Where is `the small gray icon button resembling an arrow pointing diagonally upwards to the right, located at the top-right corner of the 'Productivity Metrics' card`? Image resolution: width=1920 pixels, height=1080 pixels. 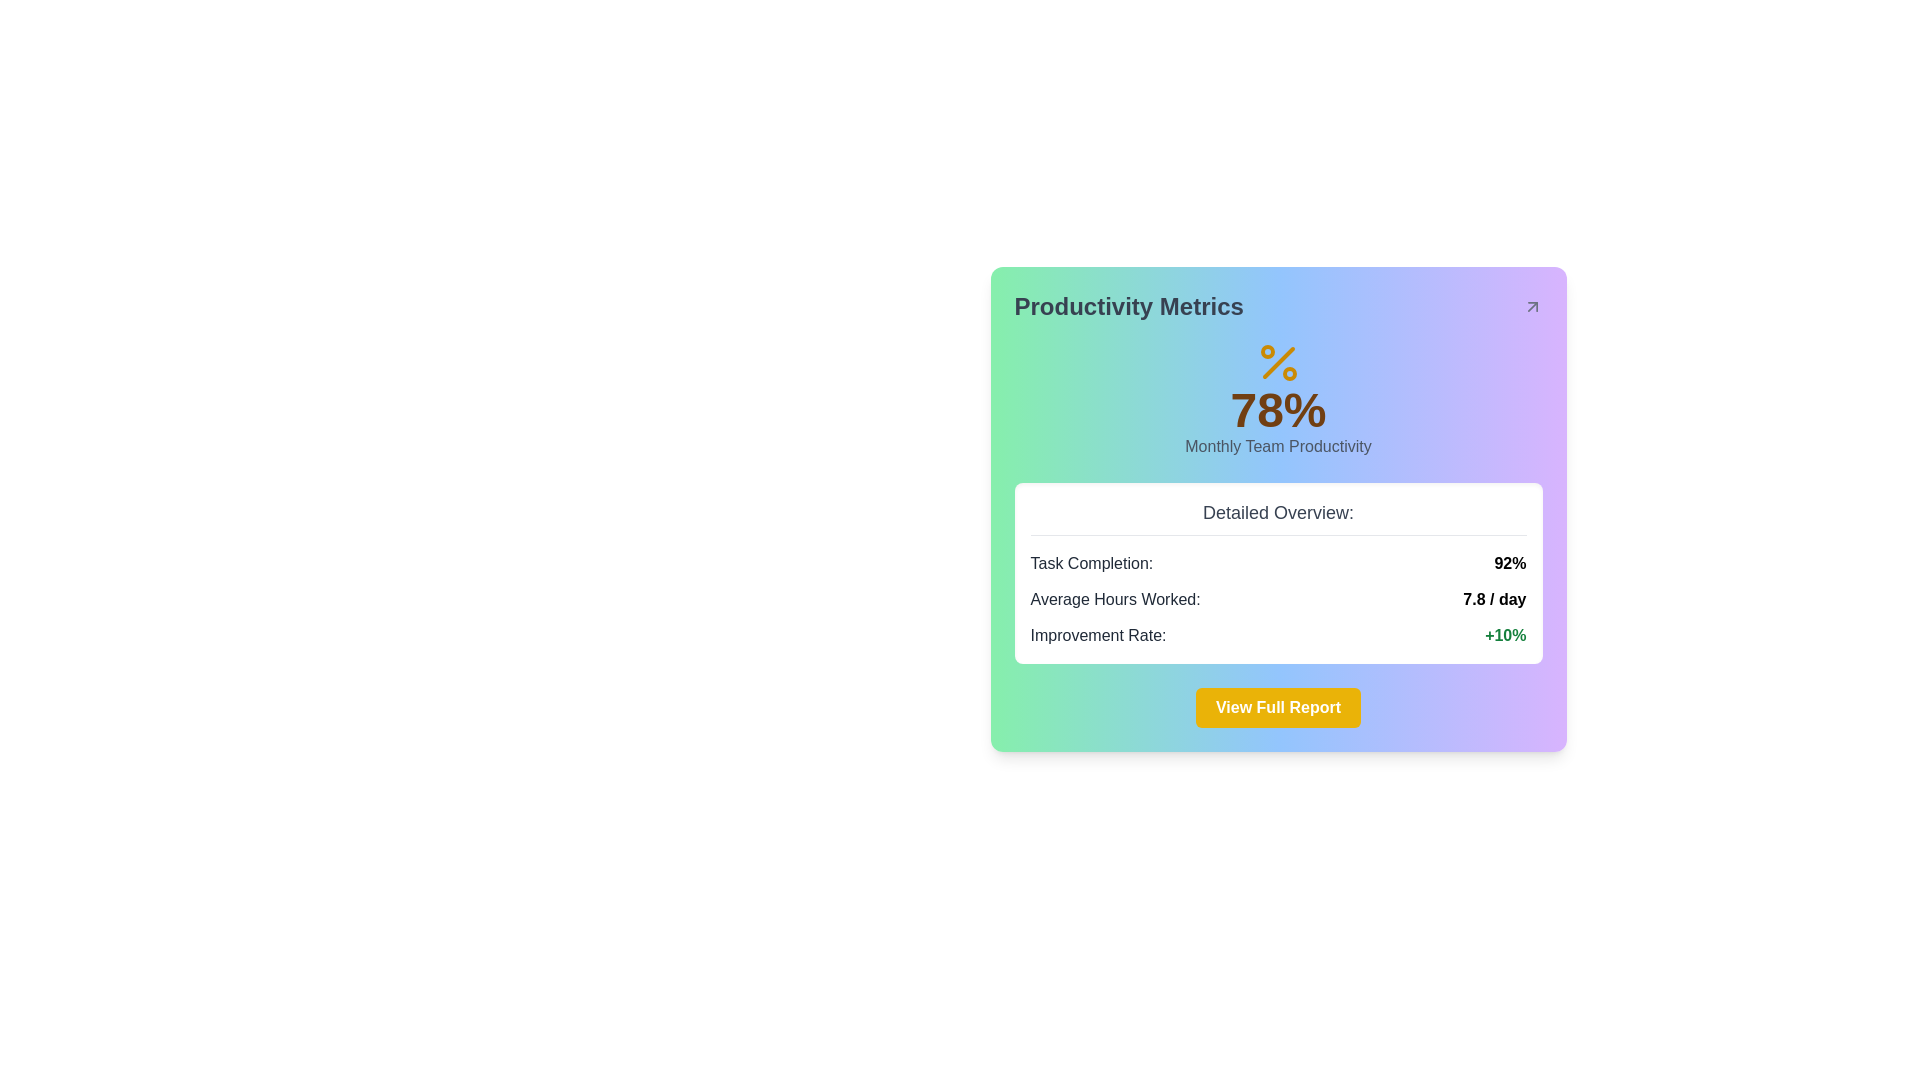
the small gray icon button resembling an arrow pointing diagonally upwards to the right, located at the top-right corner of the 'Productivity Metrics' card is located at coordinates (1531, 307).